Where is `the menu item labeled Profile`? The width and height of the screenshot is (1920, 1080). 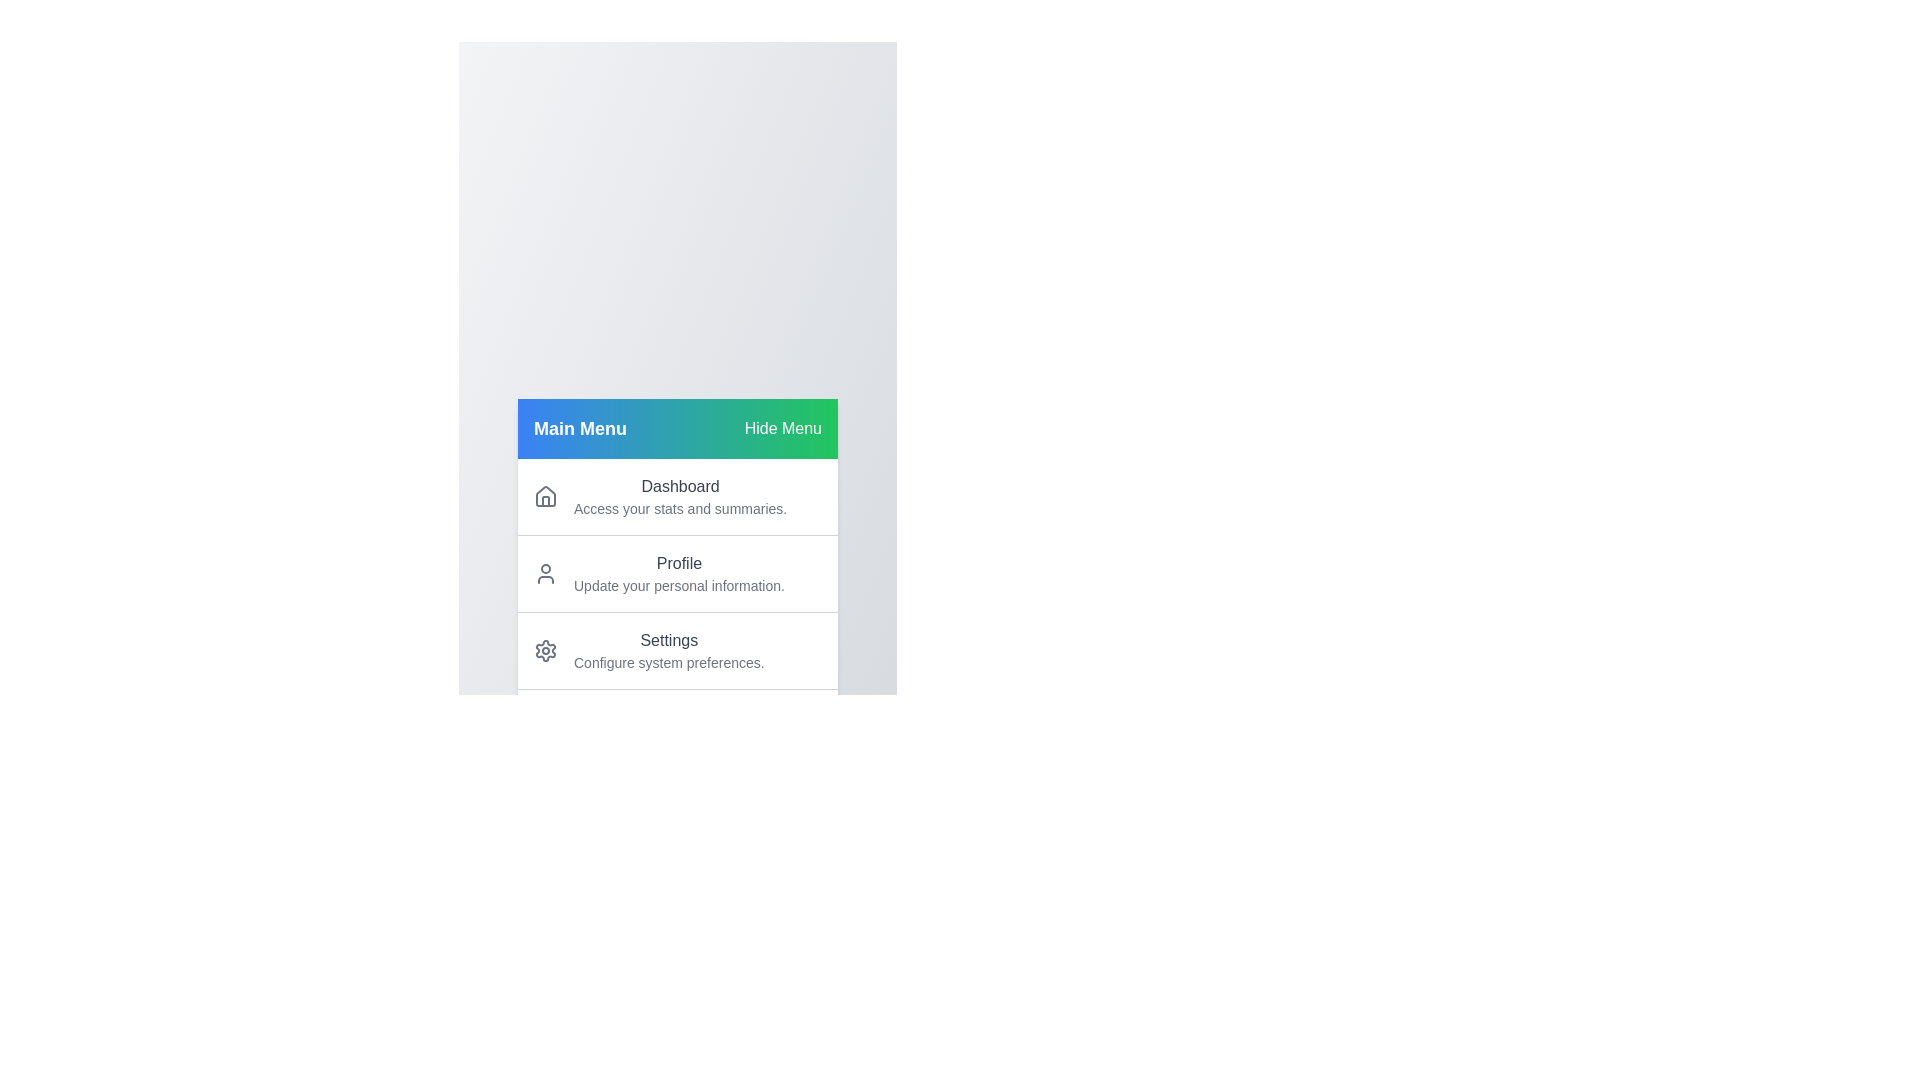 the menu item labeled Profile is located at coordinates (677, 573).